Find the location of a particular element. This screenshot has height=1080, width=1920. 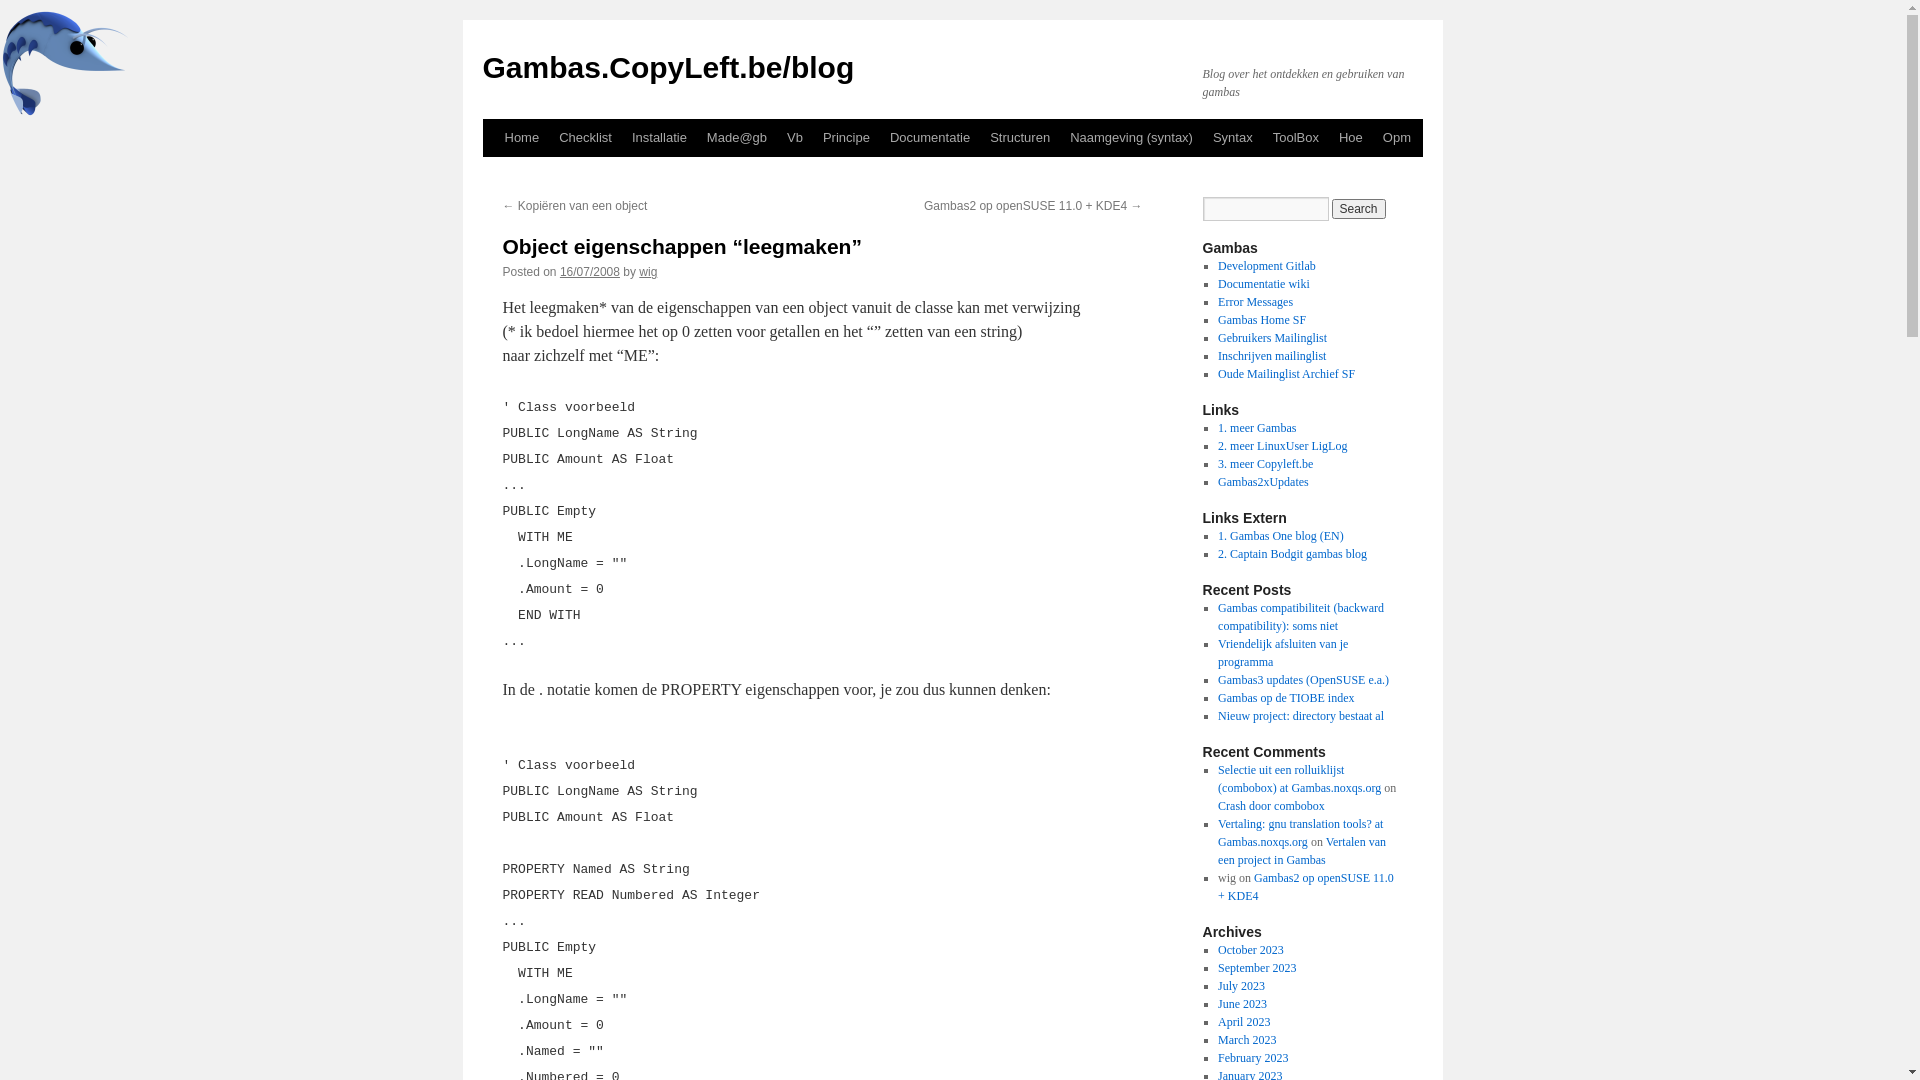

'February 2023' is located at coordinates (1251, 1056).